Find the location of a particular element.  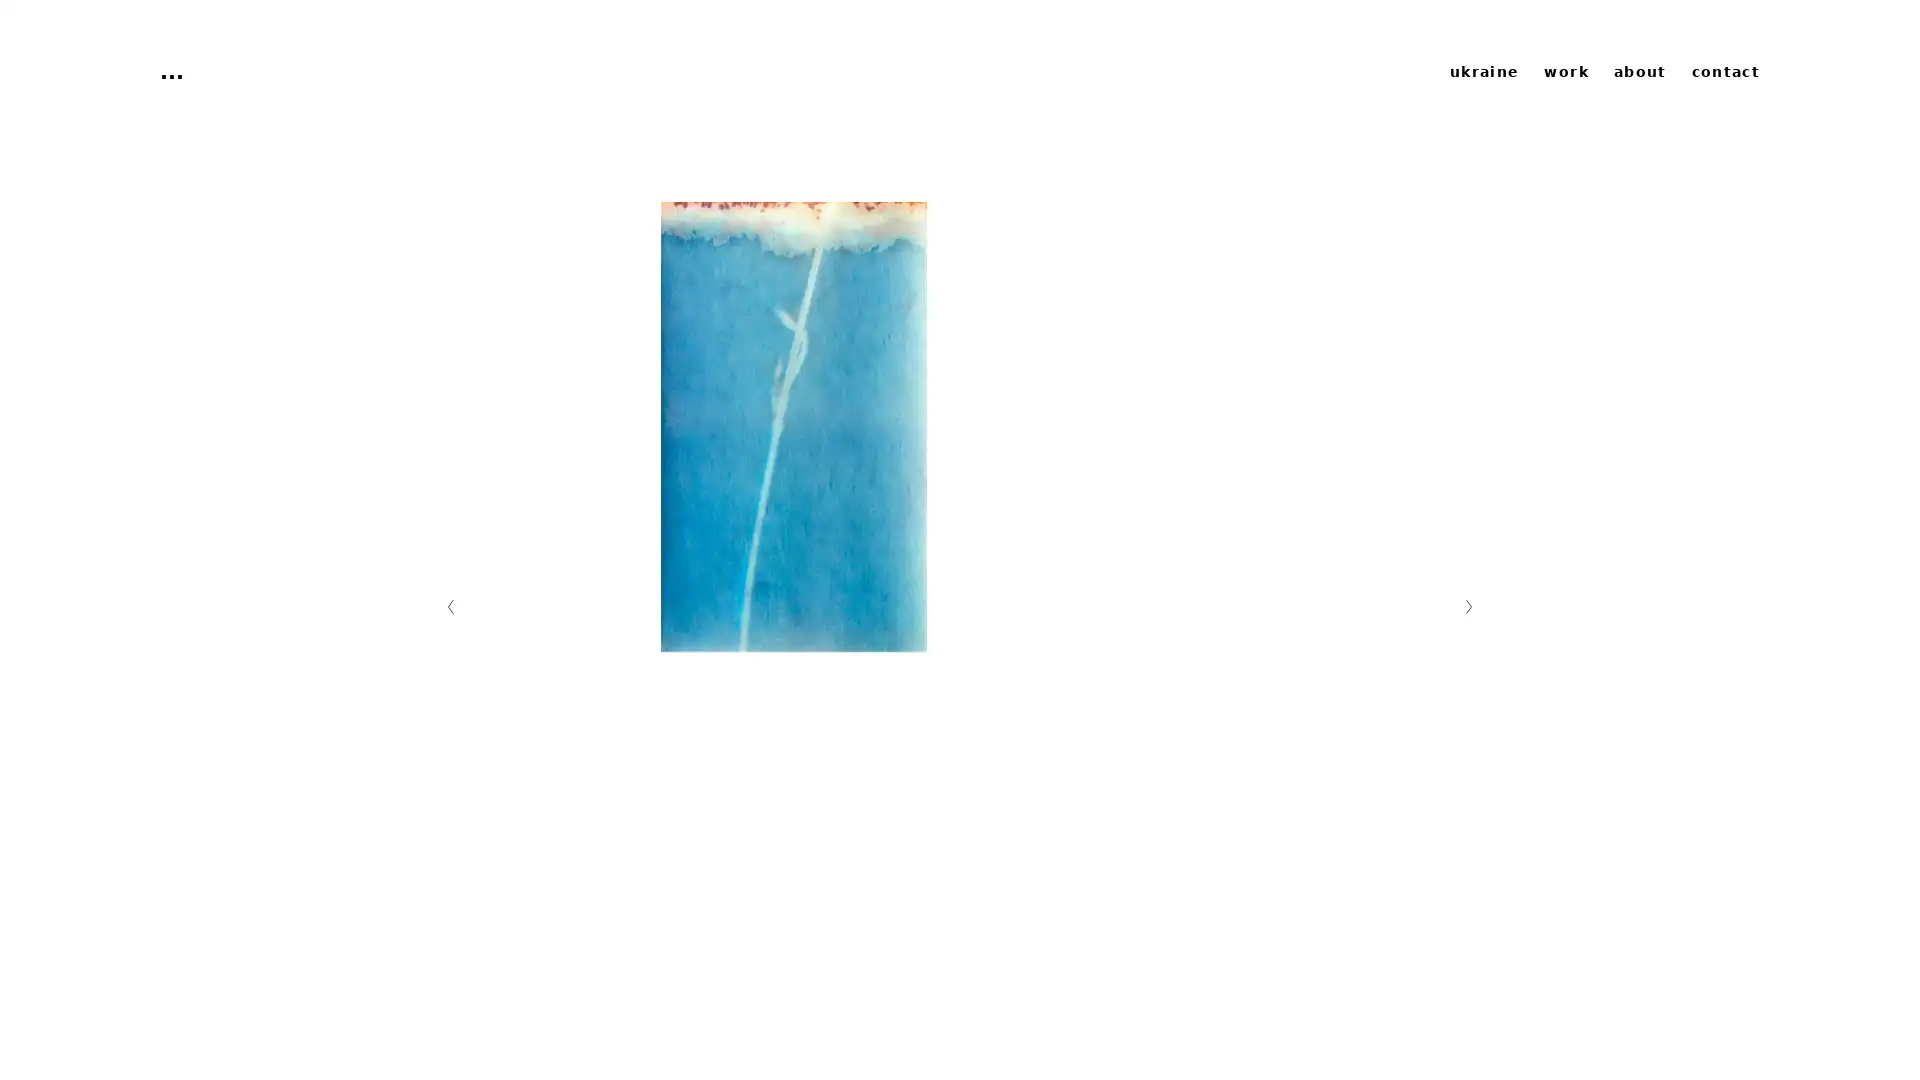

Nachste Folie is located at coordinates (1468, 605).